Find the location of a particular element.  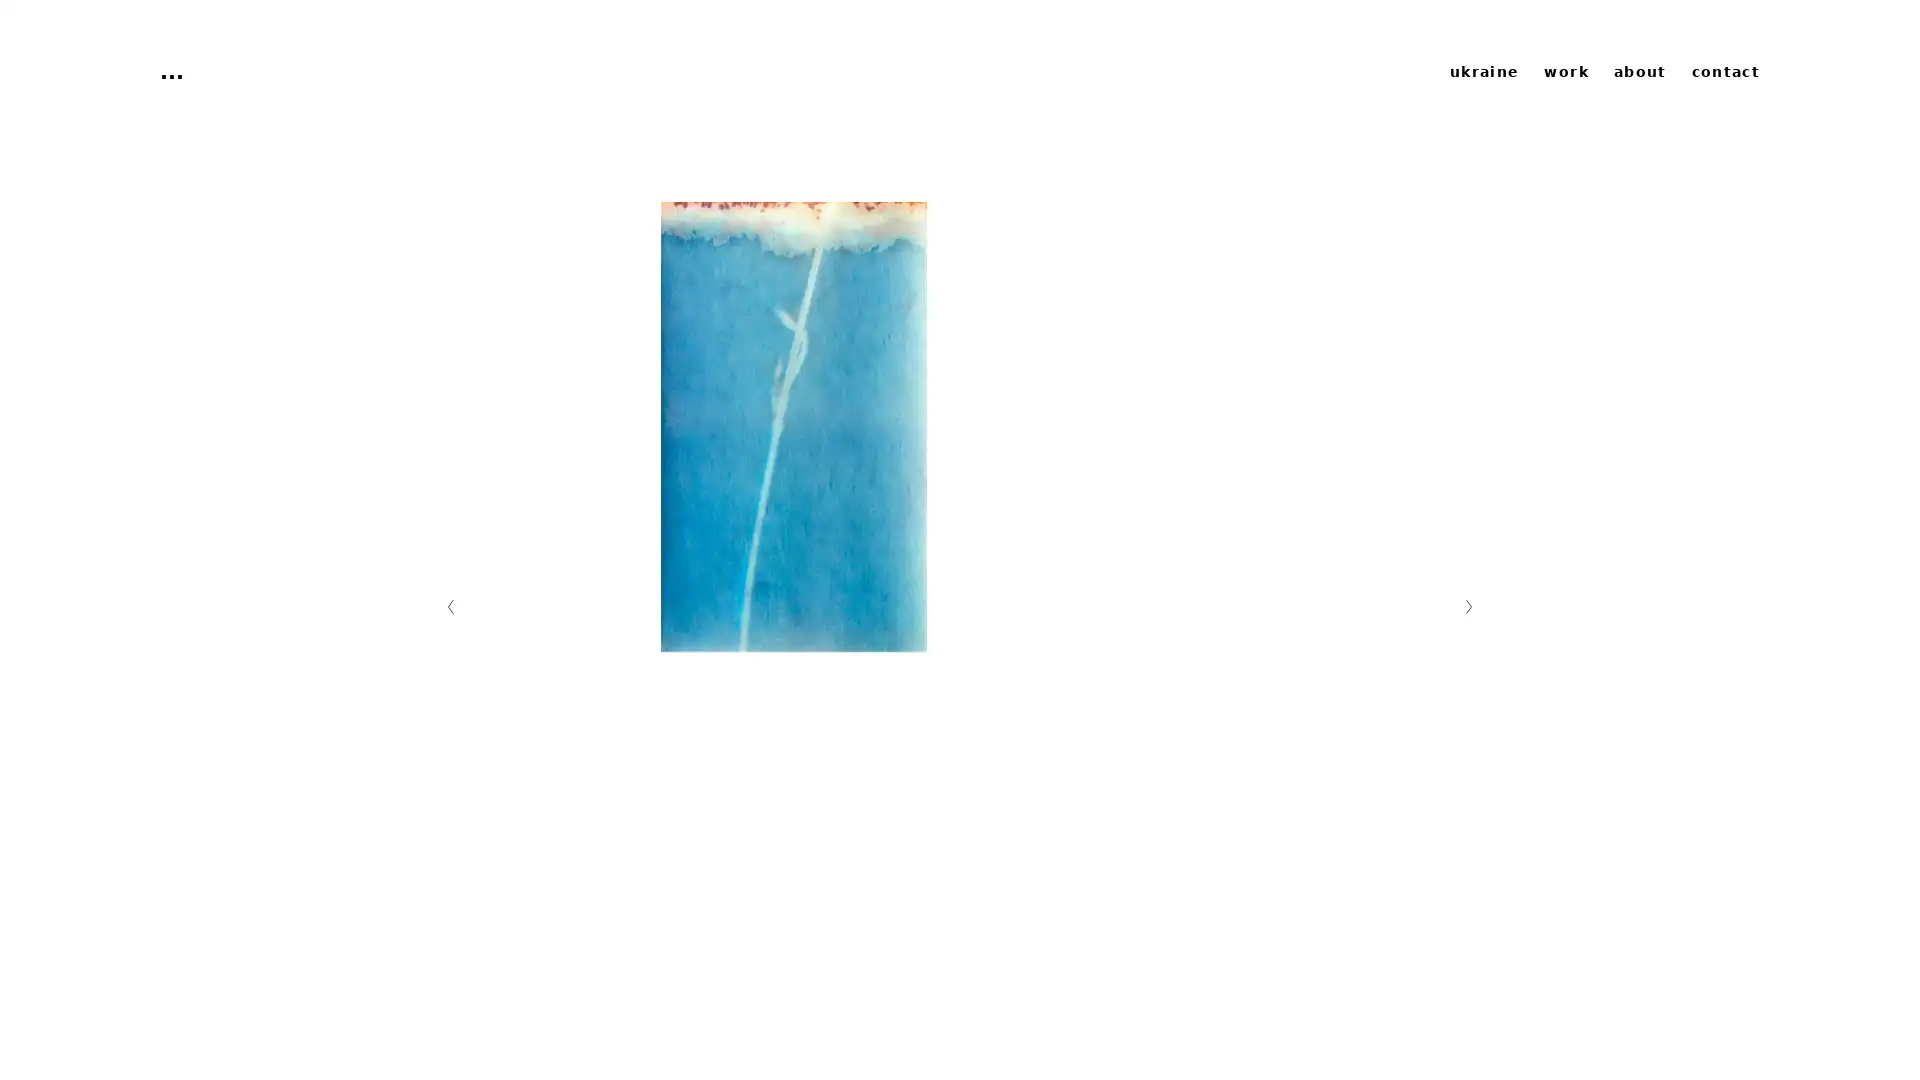

Nachste Folie is located at coordinates (1468, 605).